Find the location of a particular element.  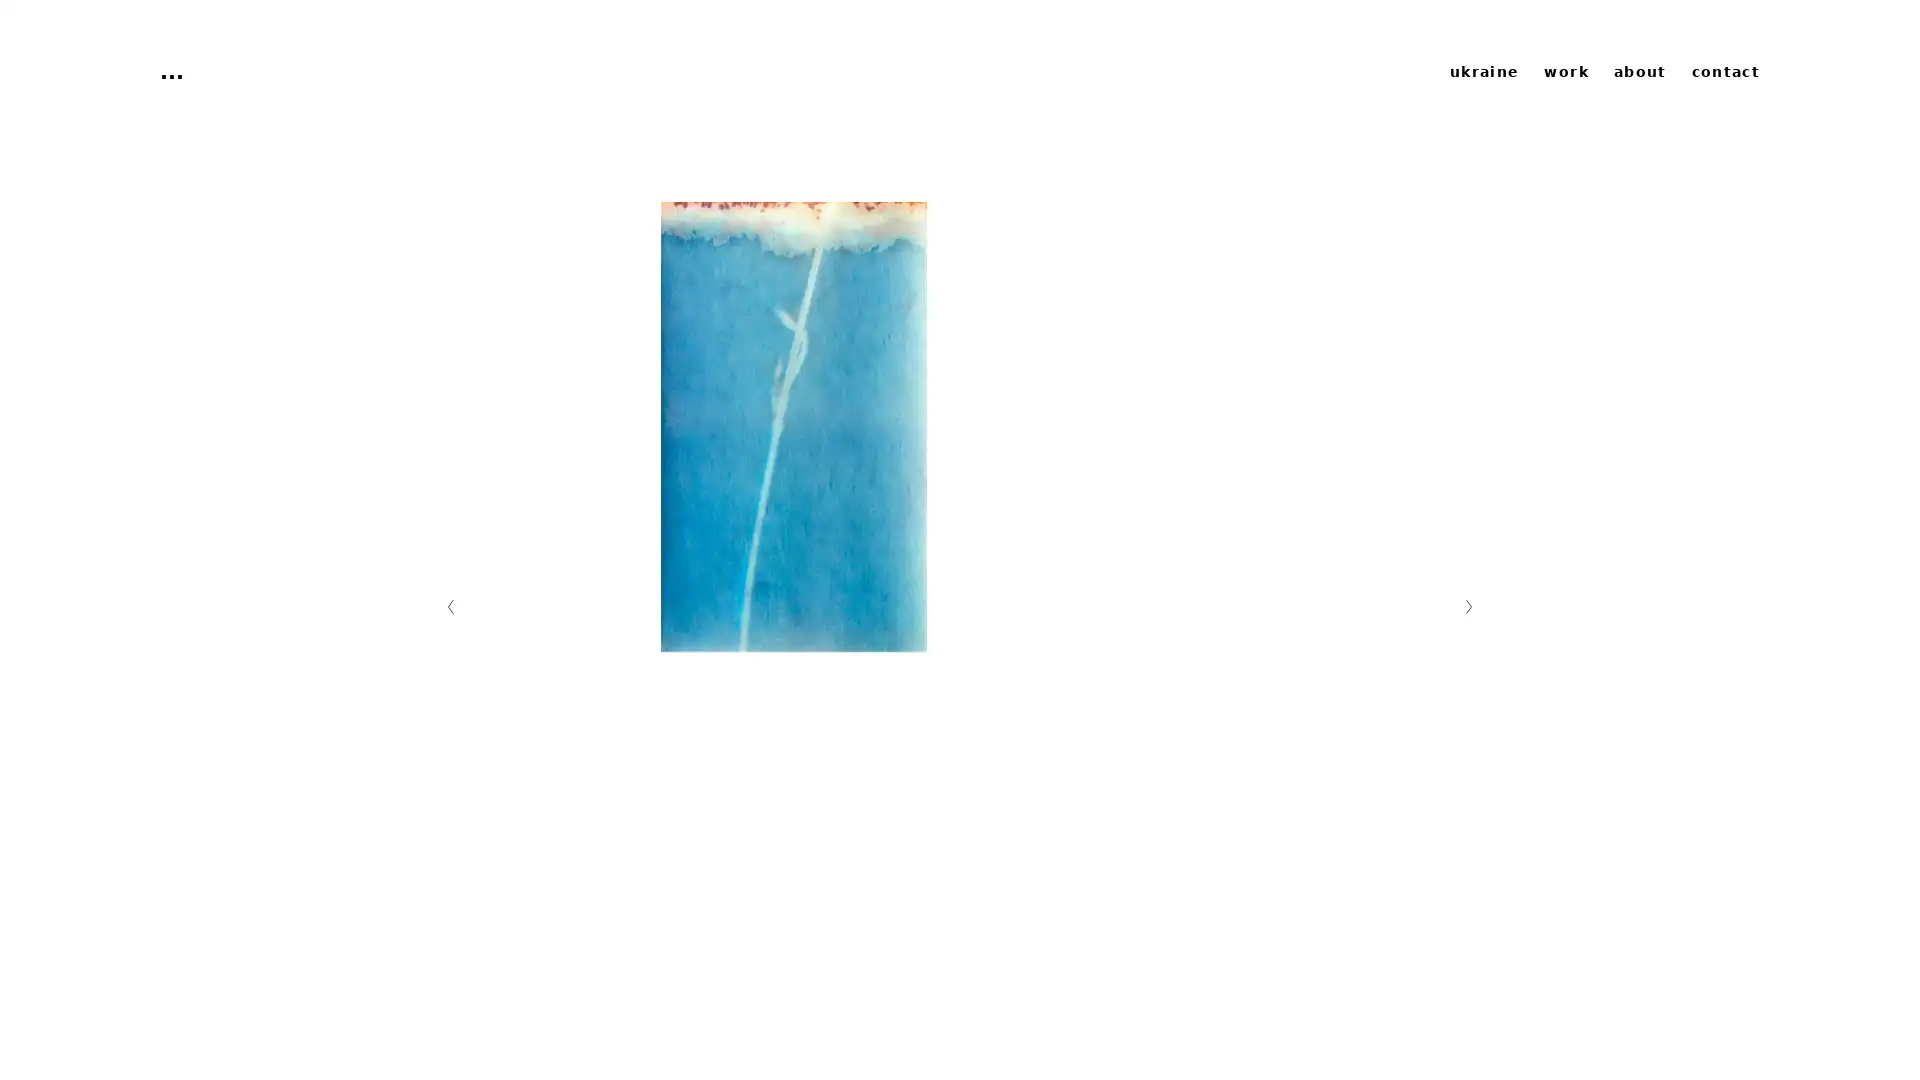

Nachste Folie is located at coordinates (1468, 605).